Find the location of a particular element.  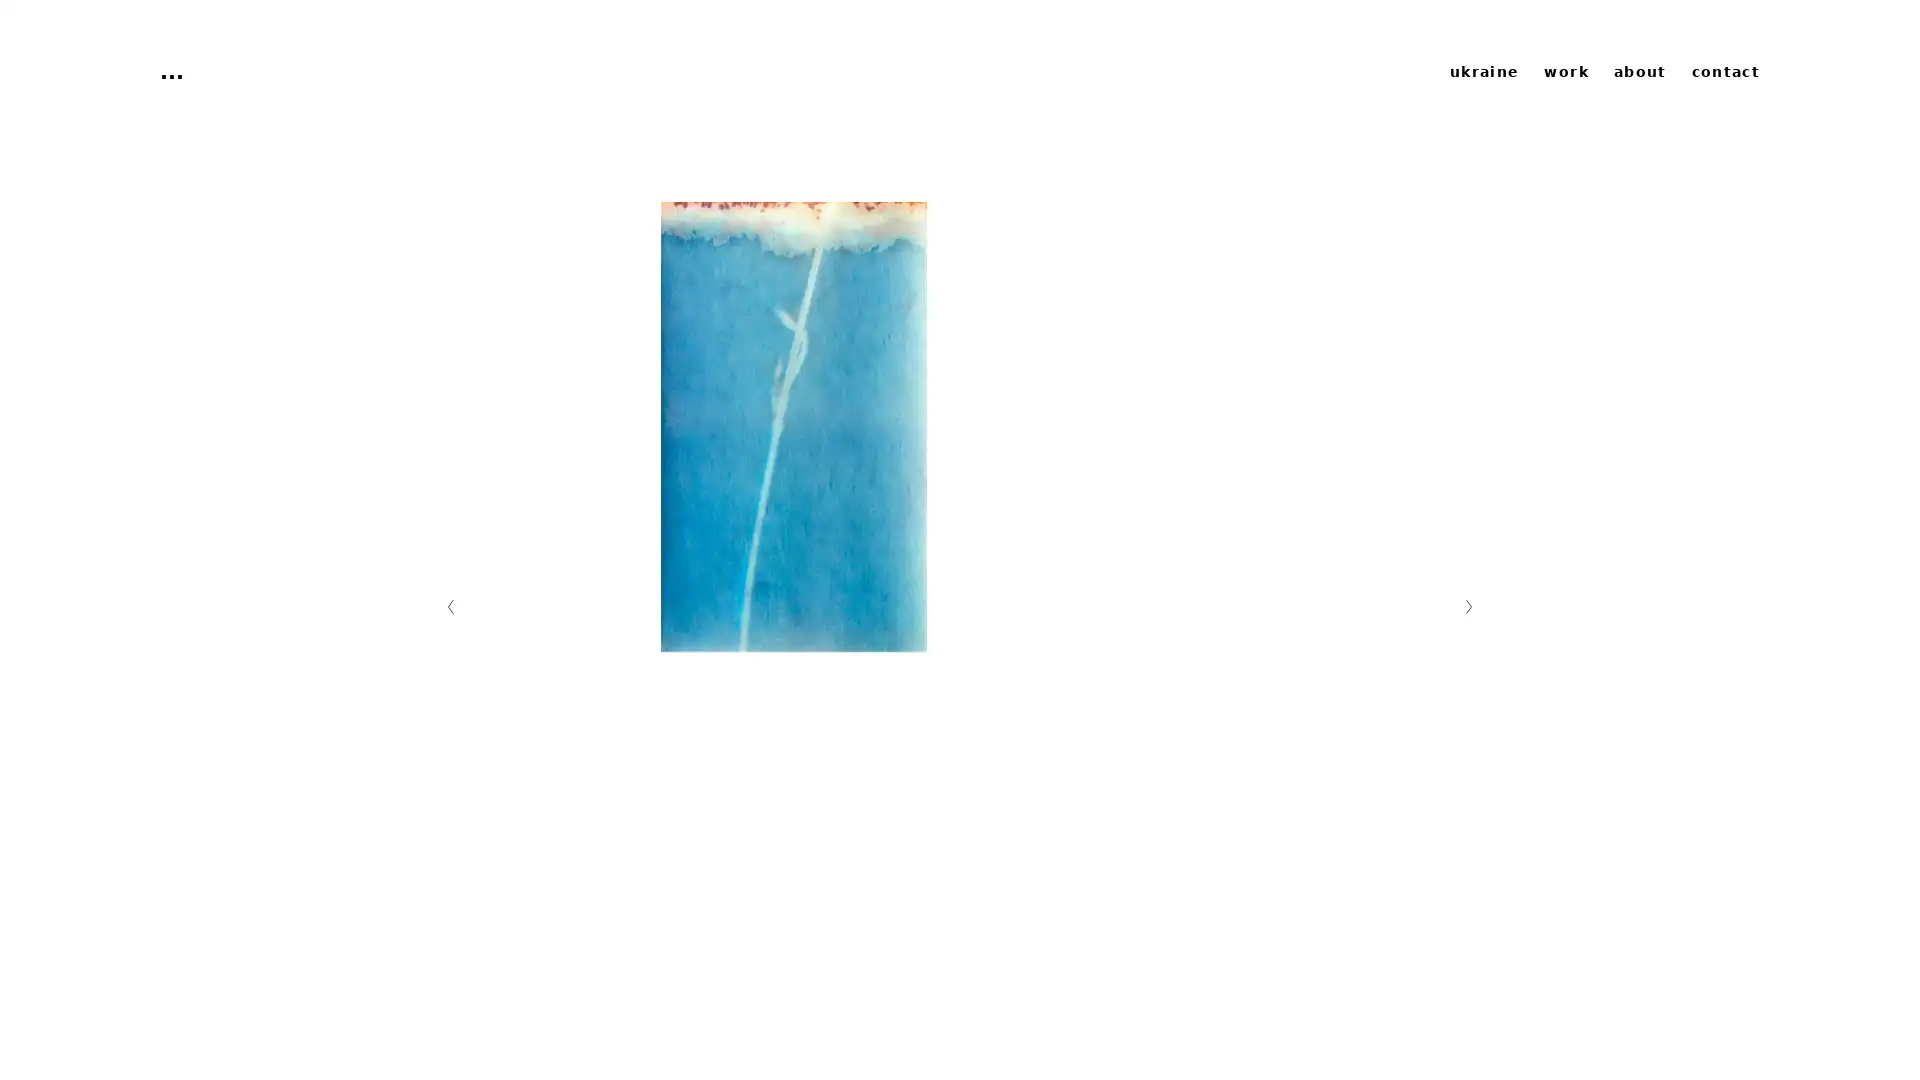

Nachste Folie is located at coordinates (1468, 605).